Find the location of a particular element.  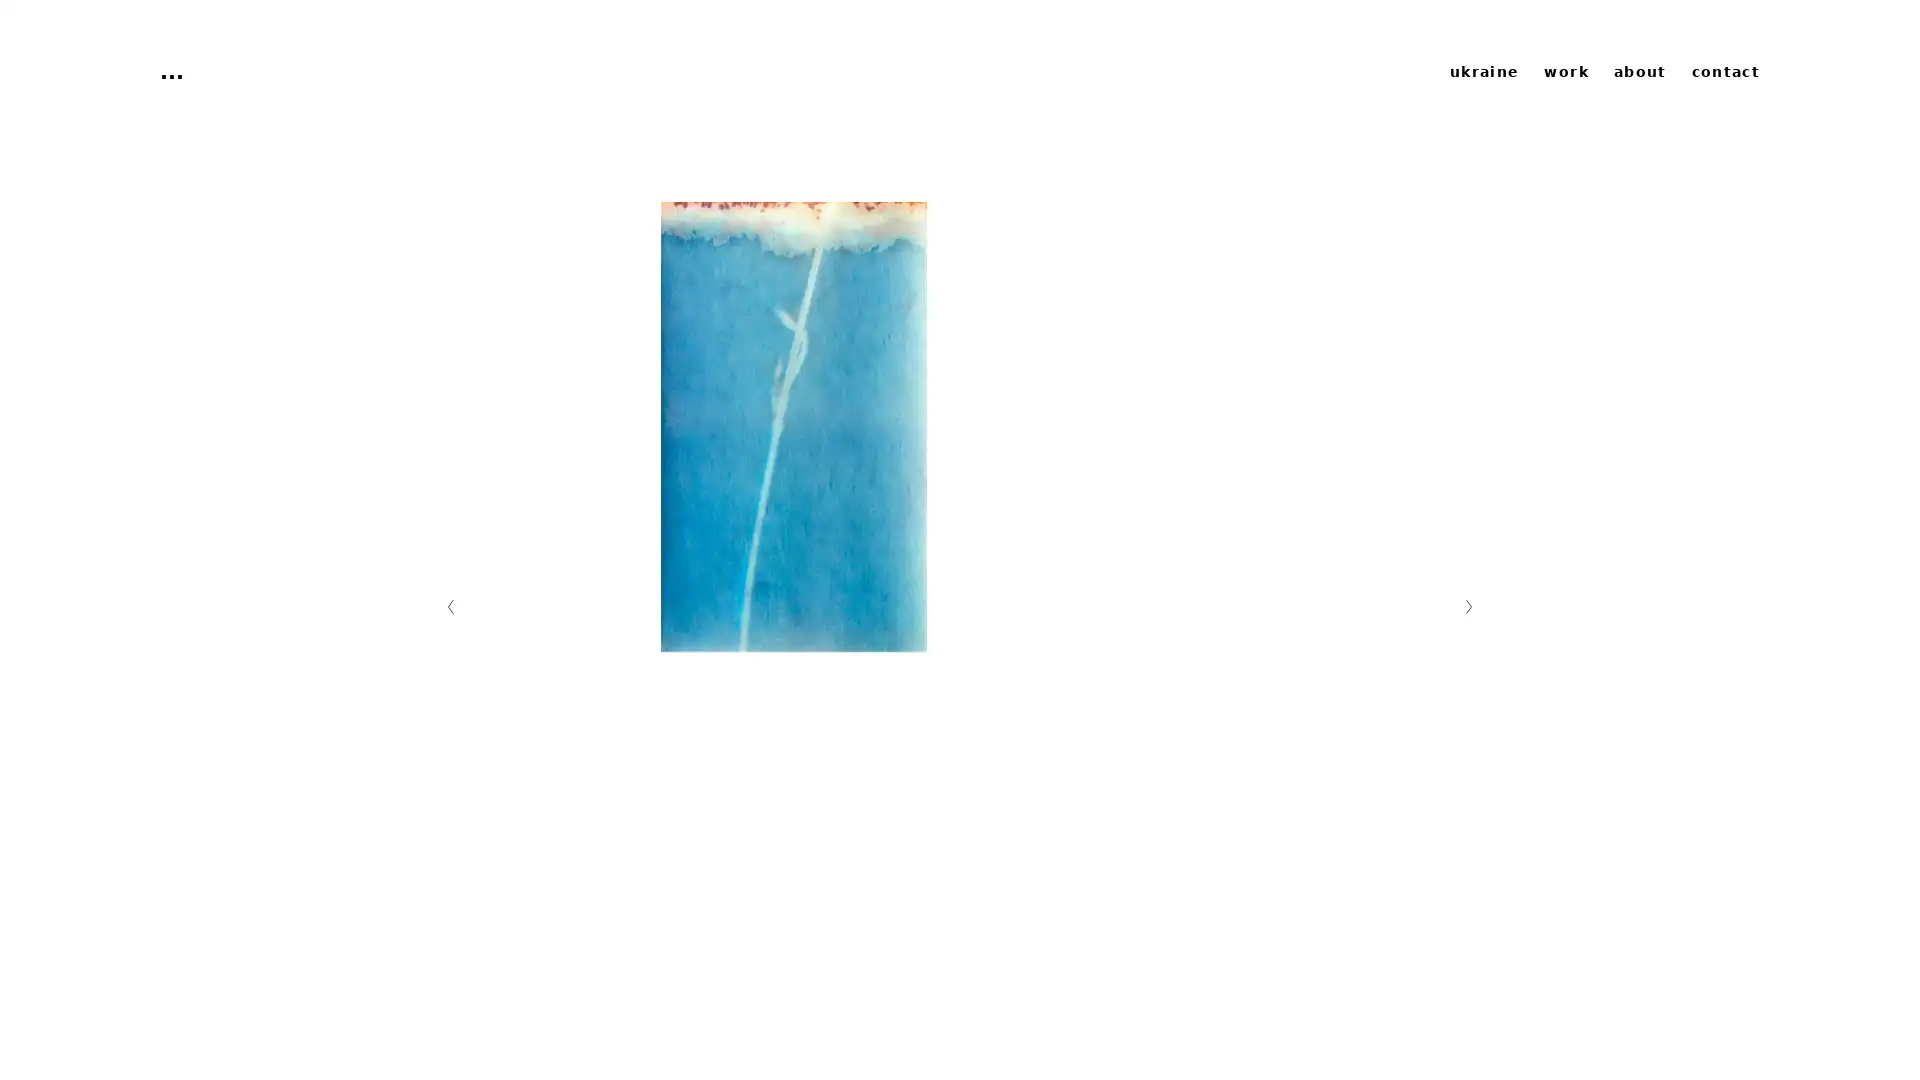

Nachste Folie is located at coordinates (1468, 605).